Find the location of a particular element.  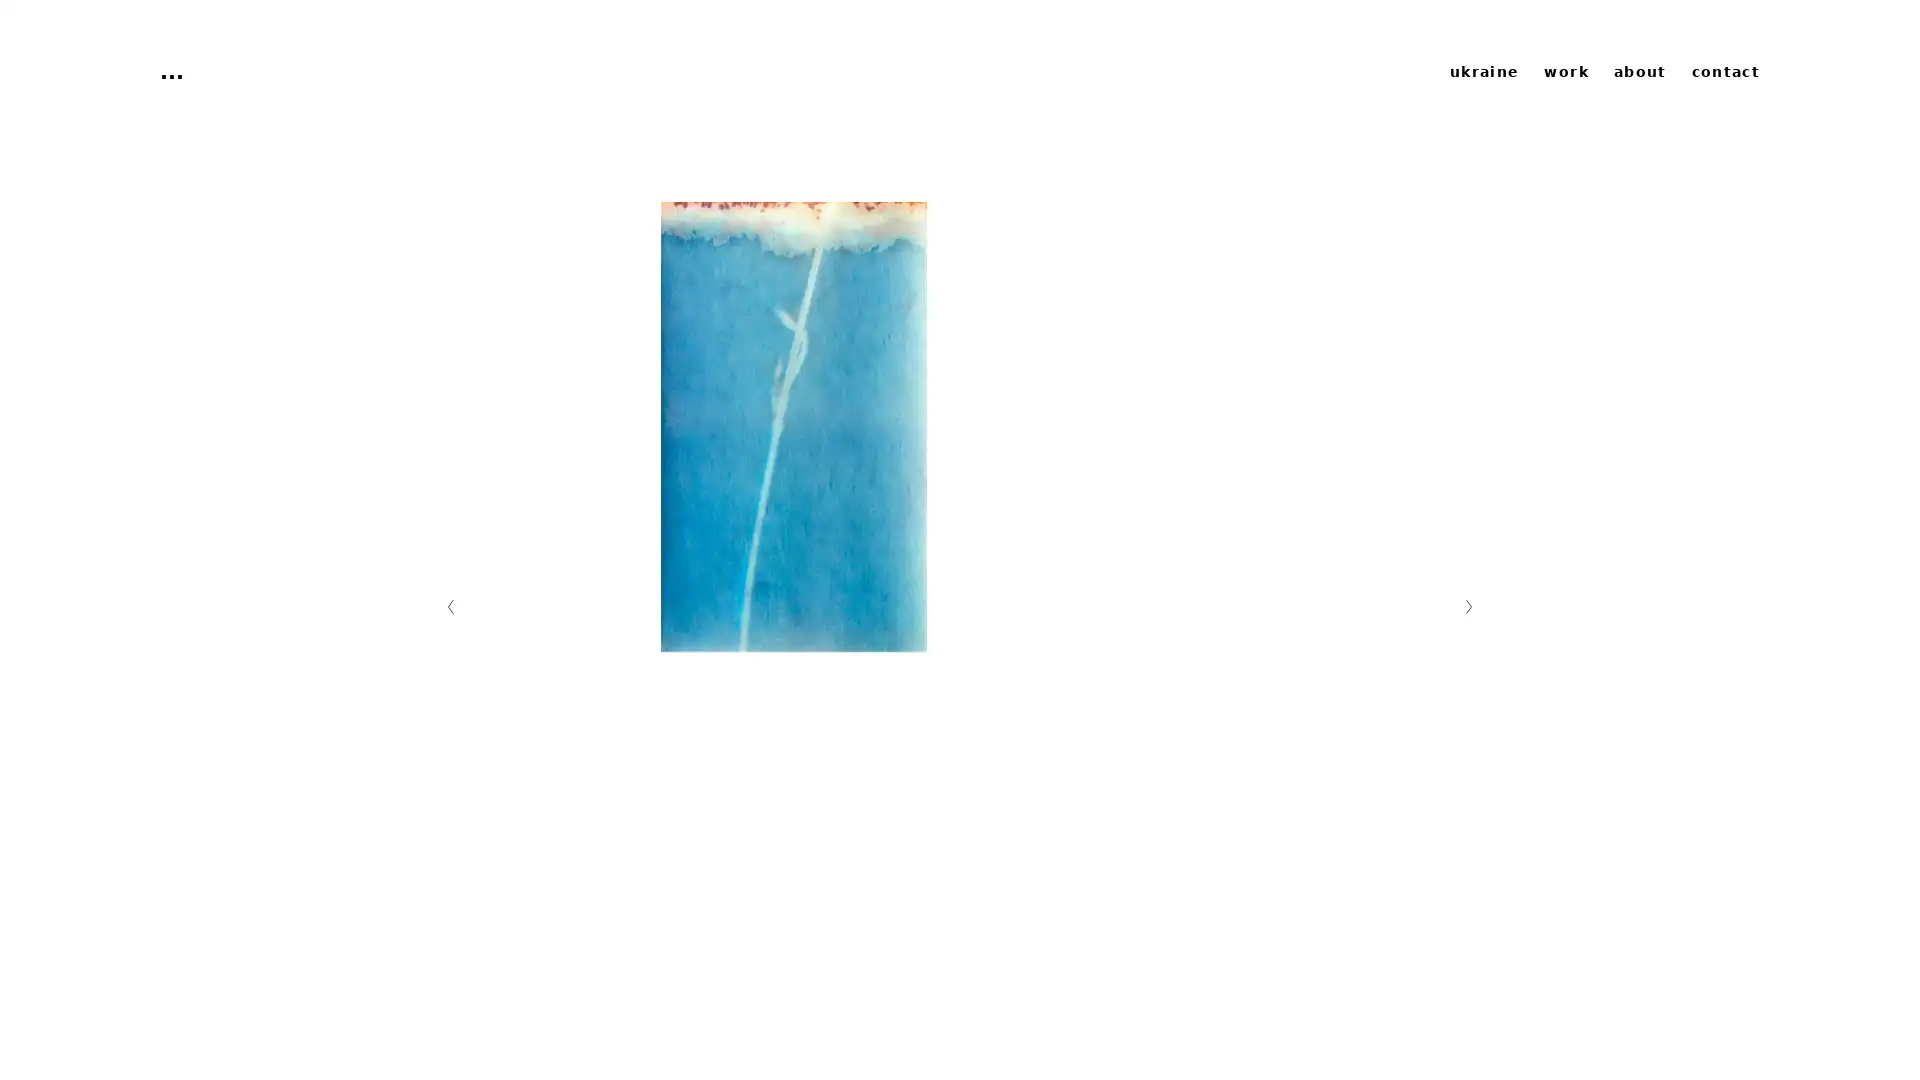

Nachste Folie is located at coordinates (1468, 605).